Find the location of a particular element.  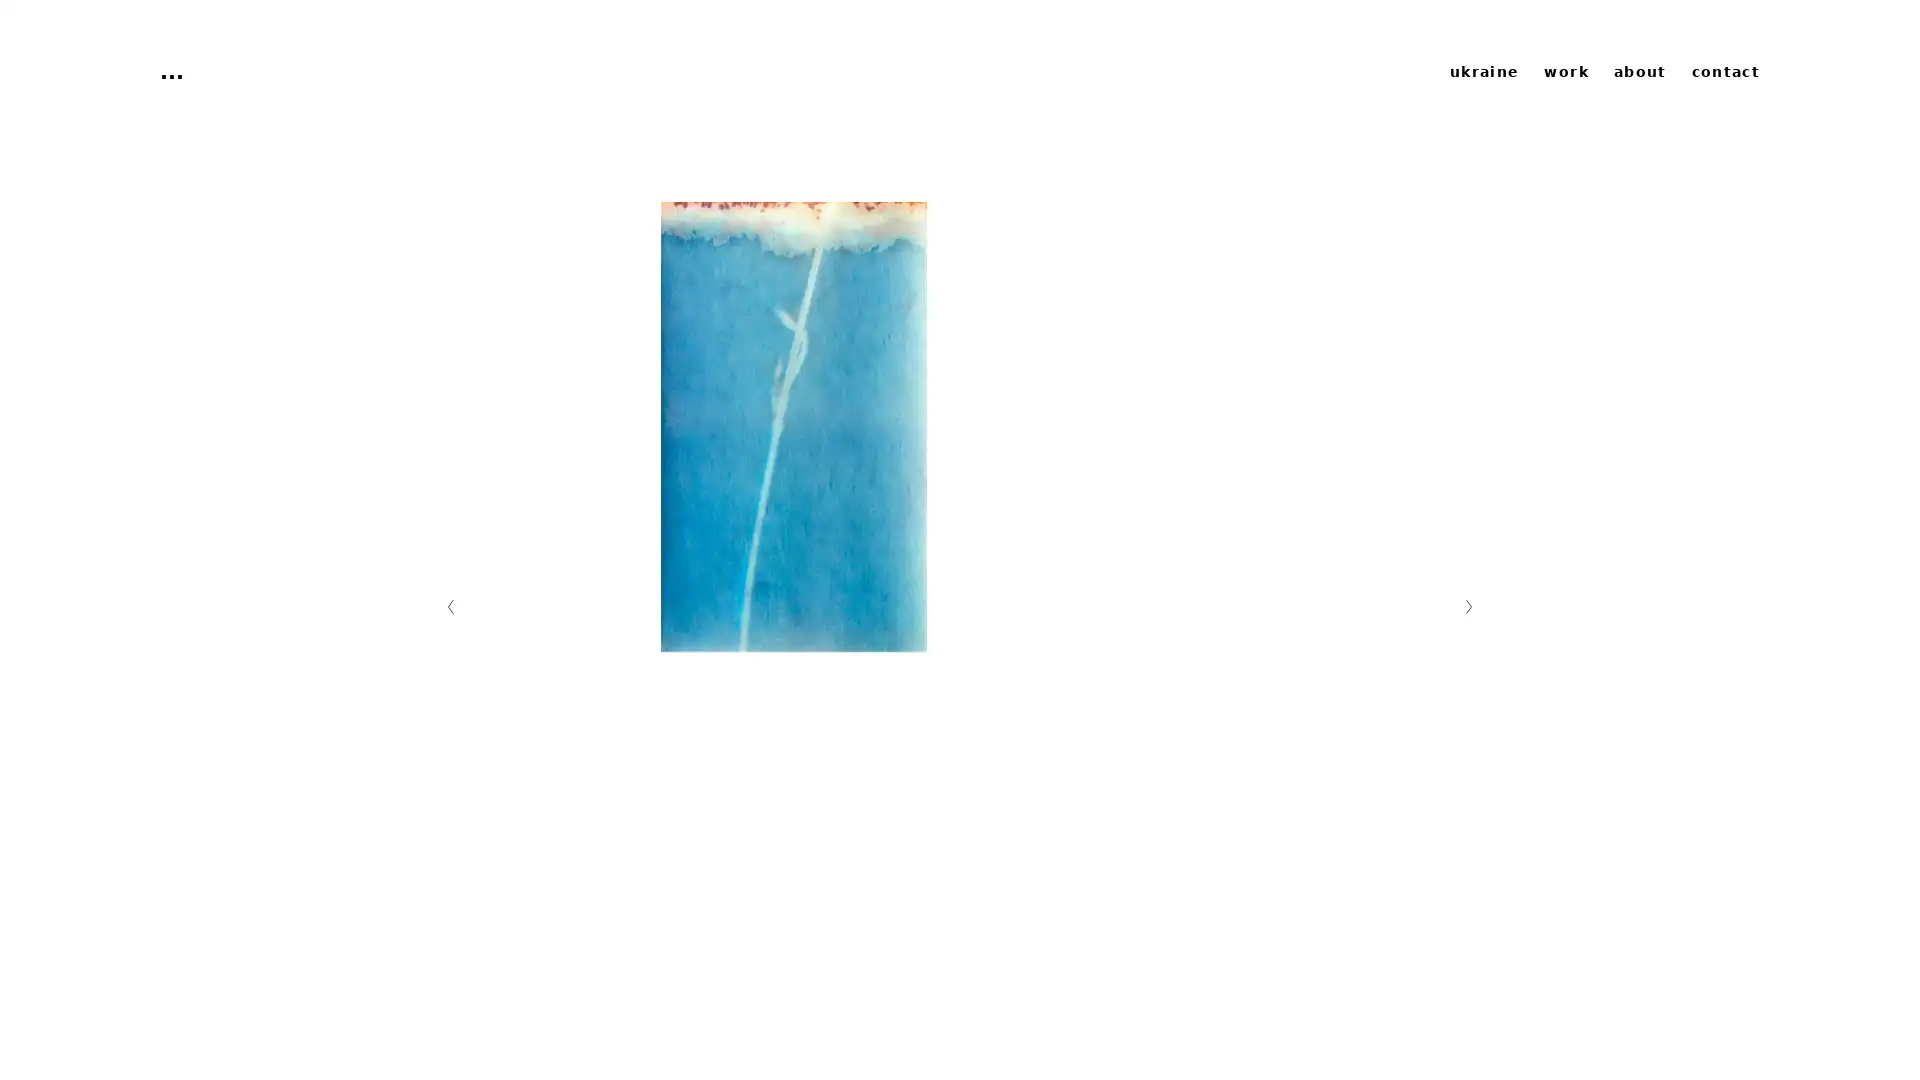

Nachste Folie is located at coordinates (1468, 605).